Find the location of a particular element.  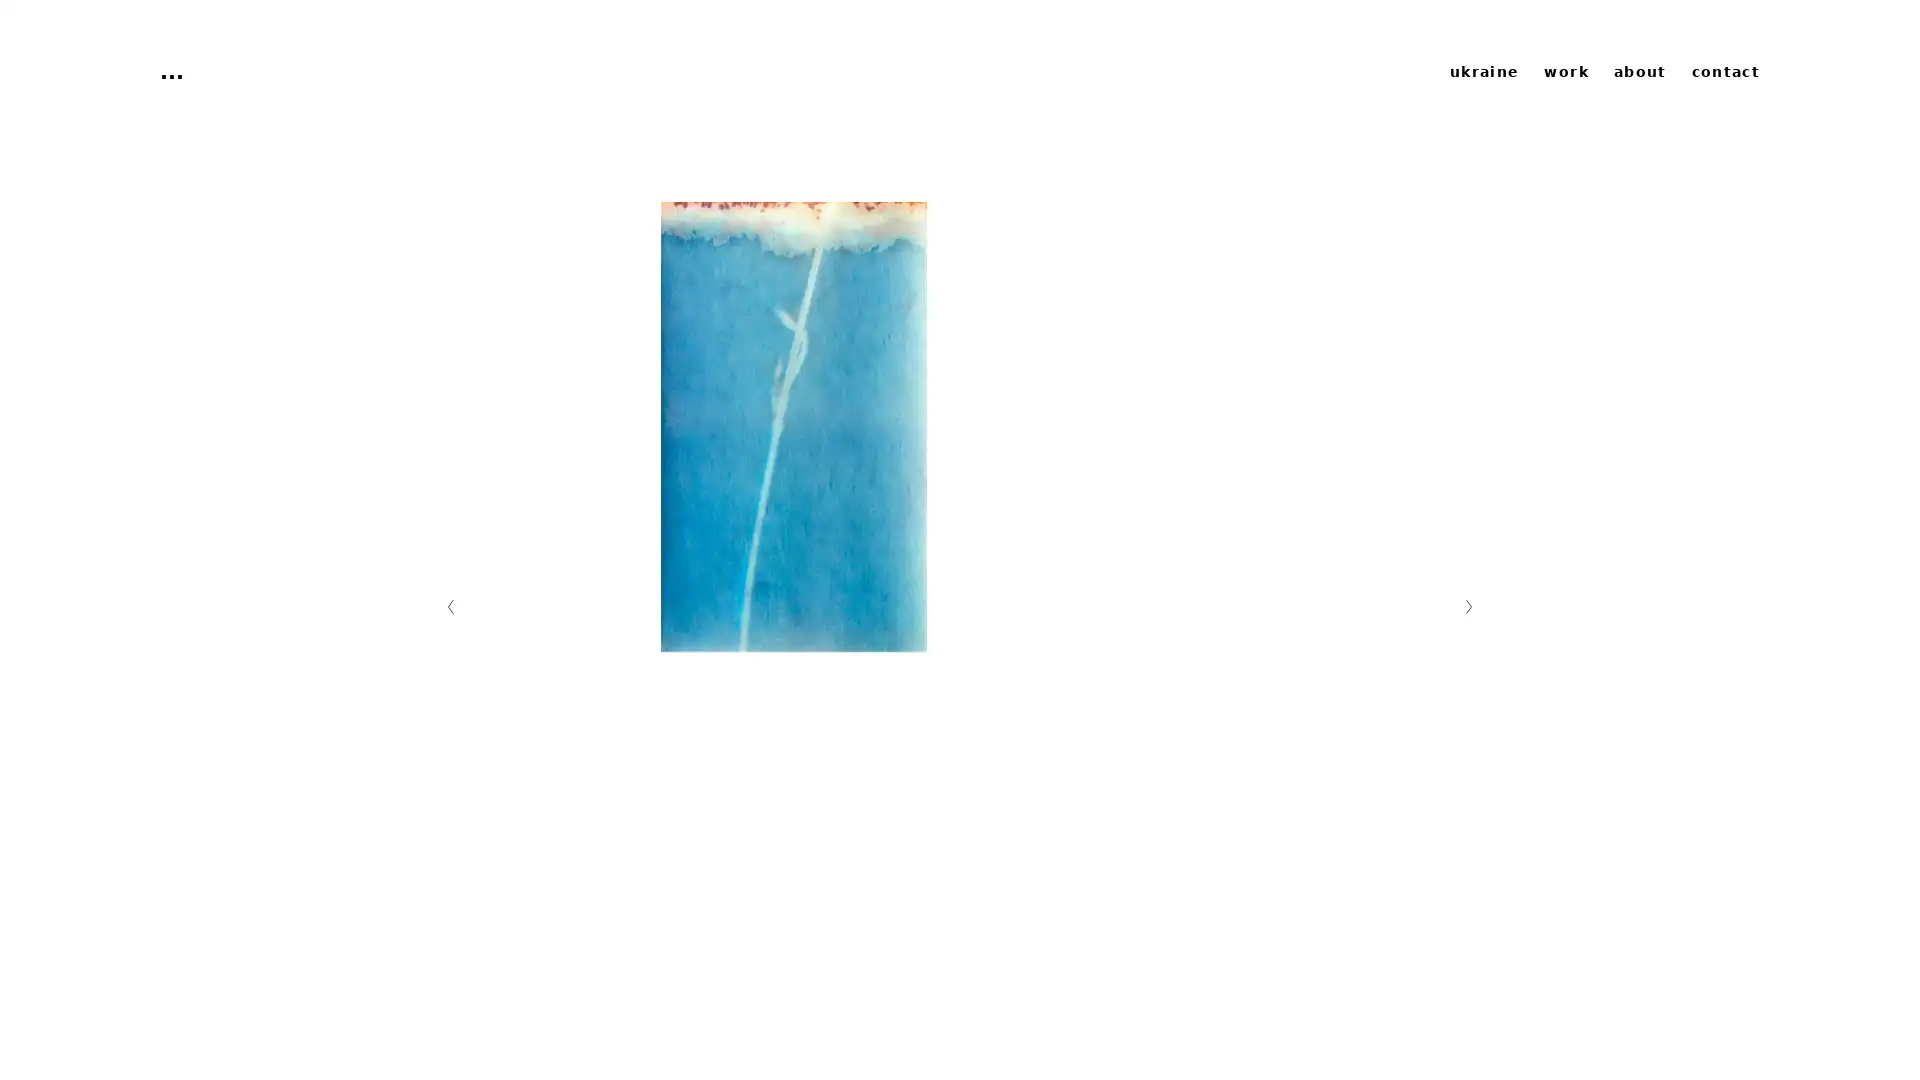

Nachste Folie is located at coordinates (1468, 605).